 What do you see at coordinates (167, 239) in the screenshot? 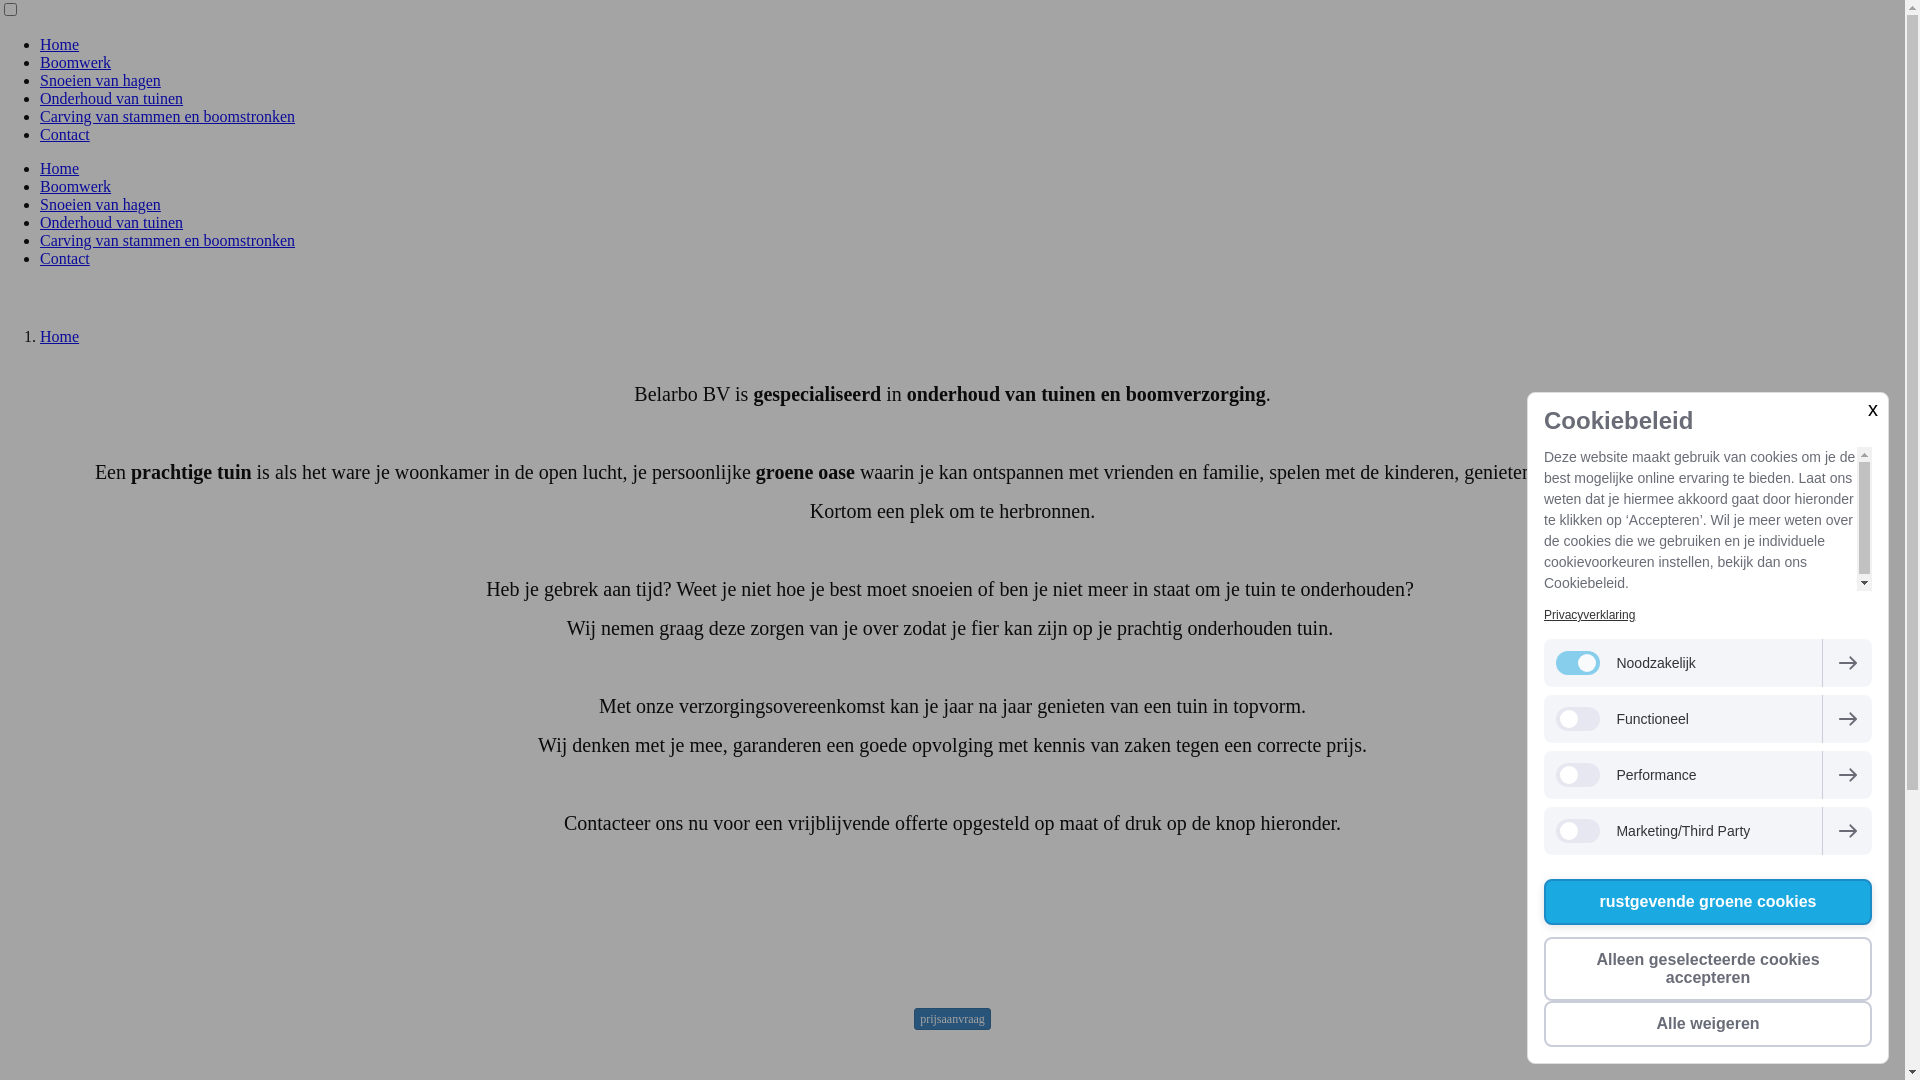
I see `'Carving van stammen en boomstronken'` at bounding box center [167, 239].